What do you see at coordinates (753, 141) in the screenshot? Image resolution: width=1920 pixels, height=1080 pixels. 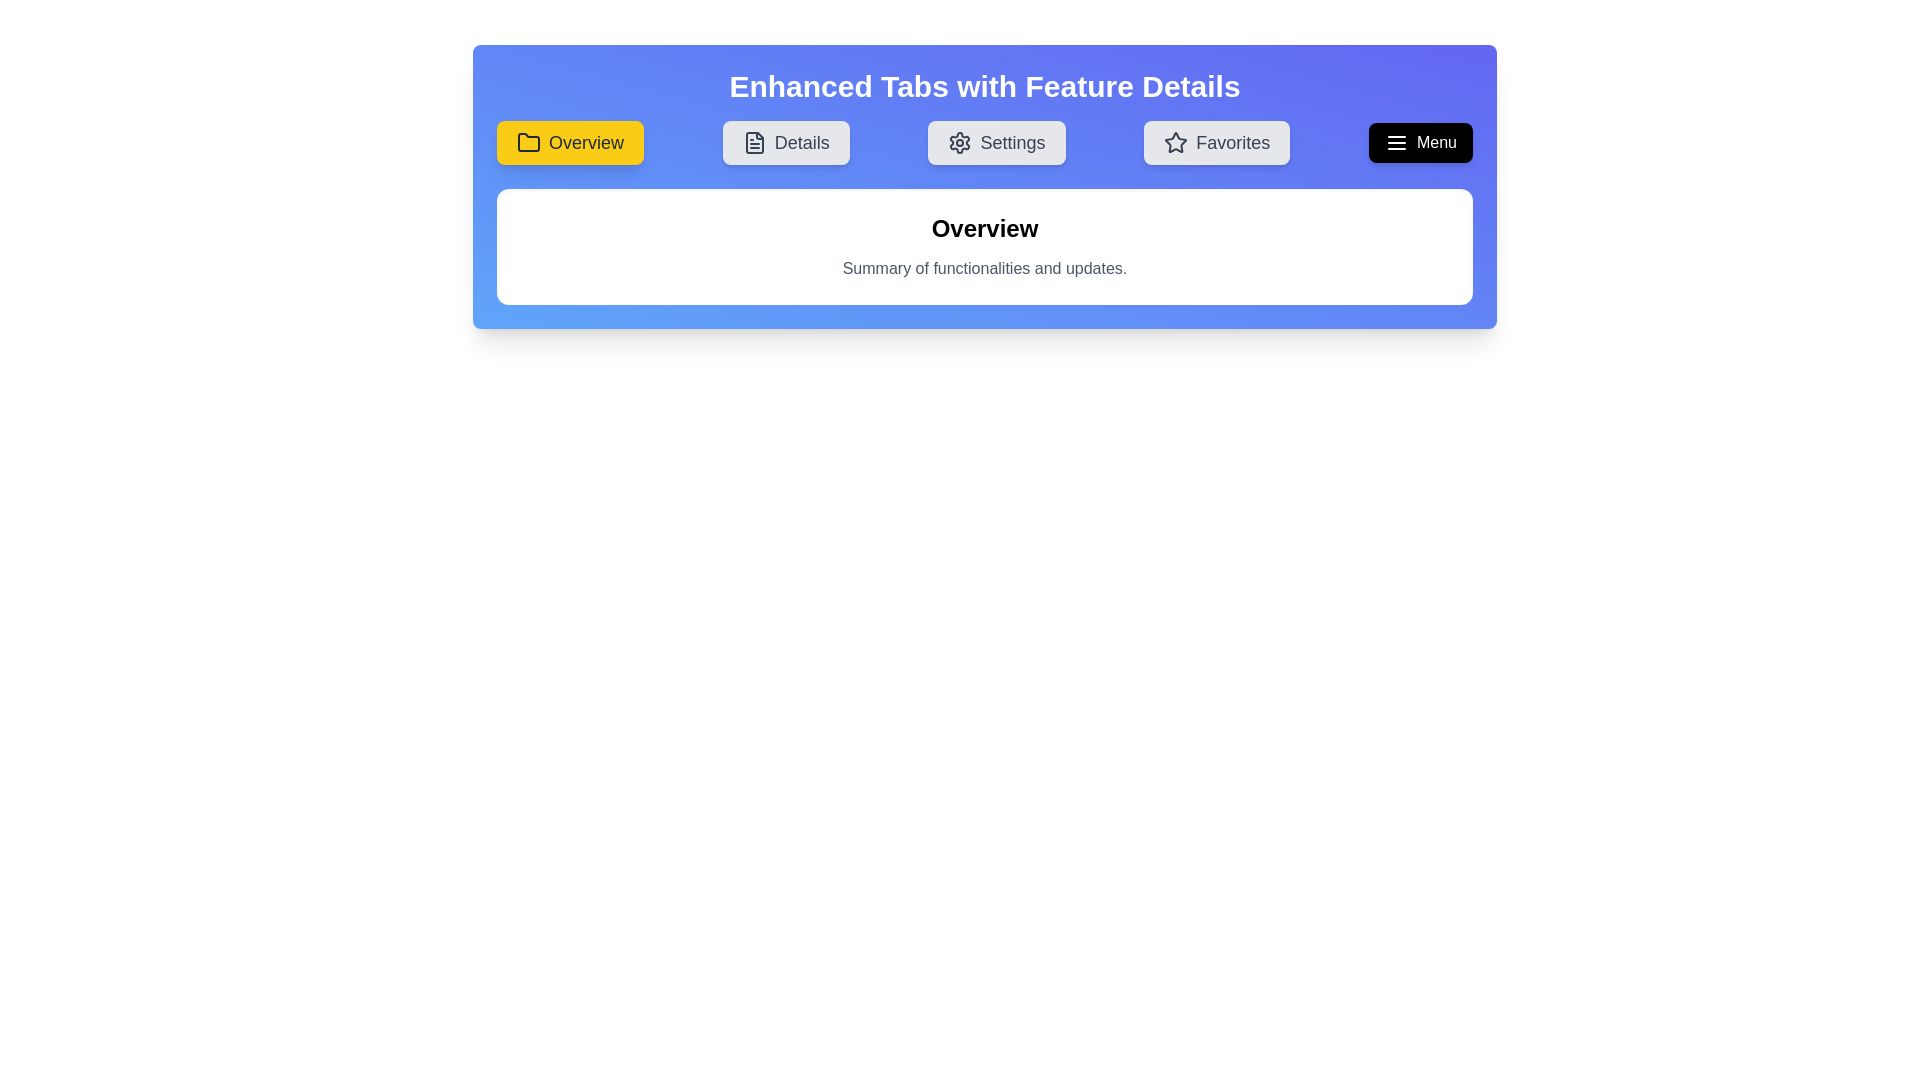 I see `the rectangular icon resembling a document or file within the second button from the left in the horizontal navigation bar under 'Enhanced Tabs with Feature Details'` at bounding box center [753, 141].